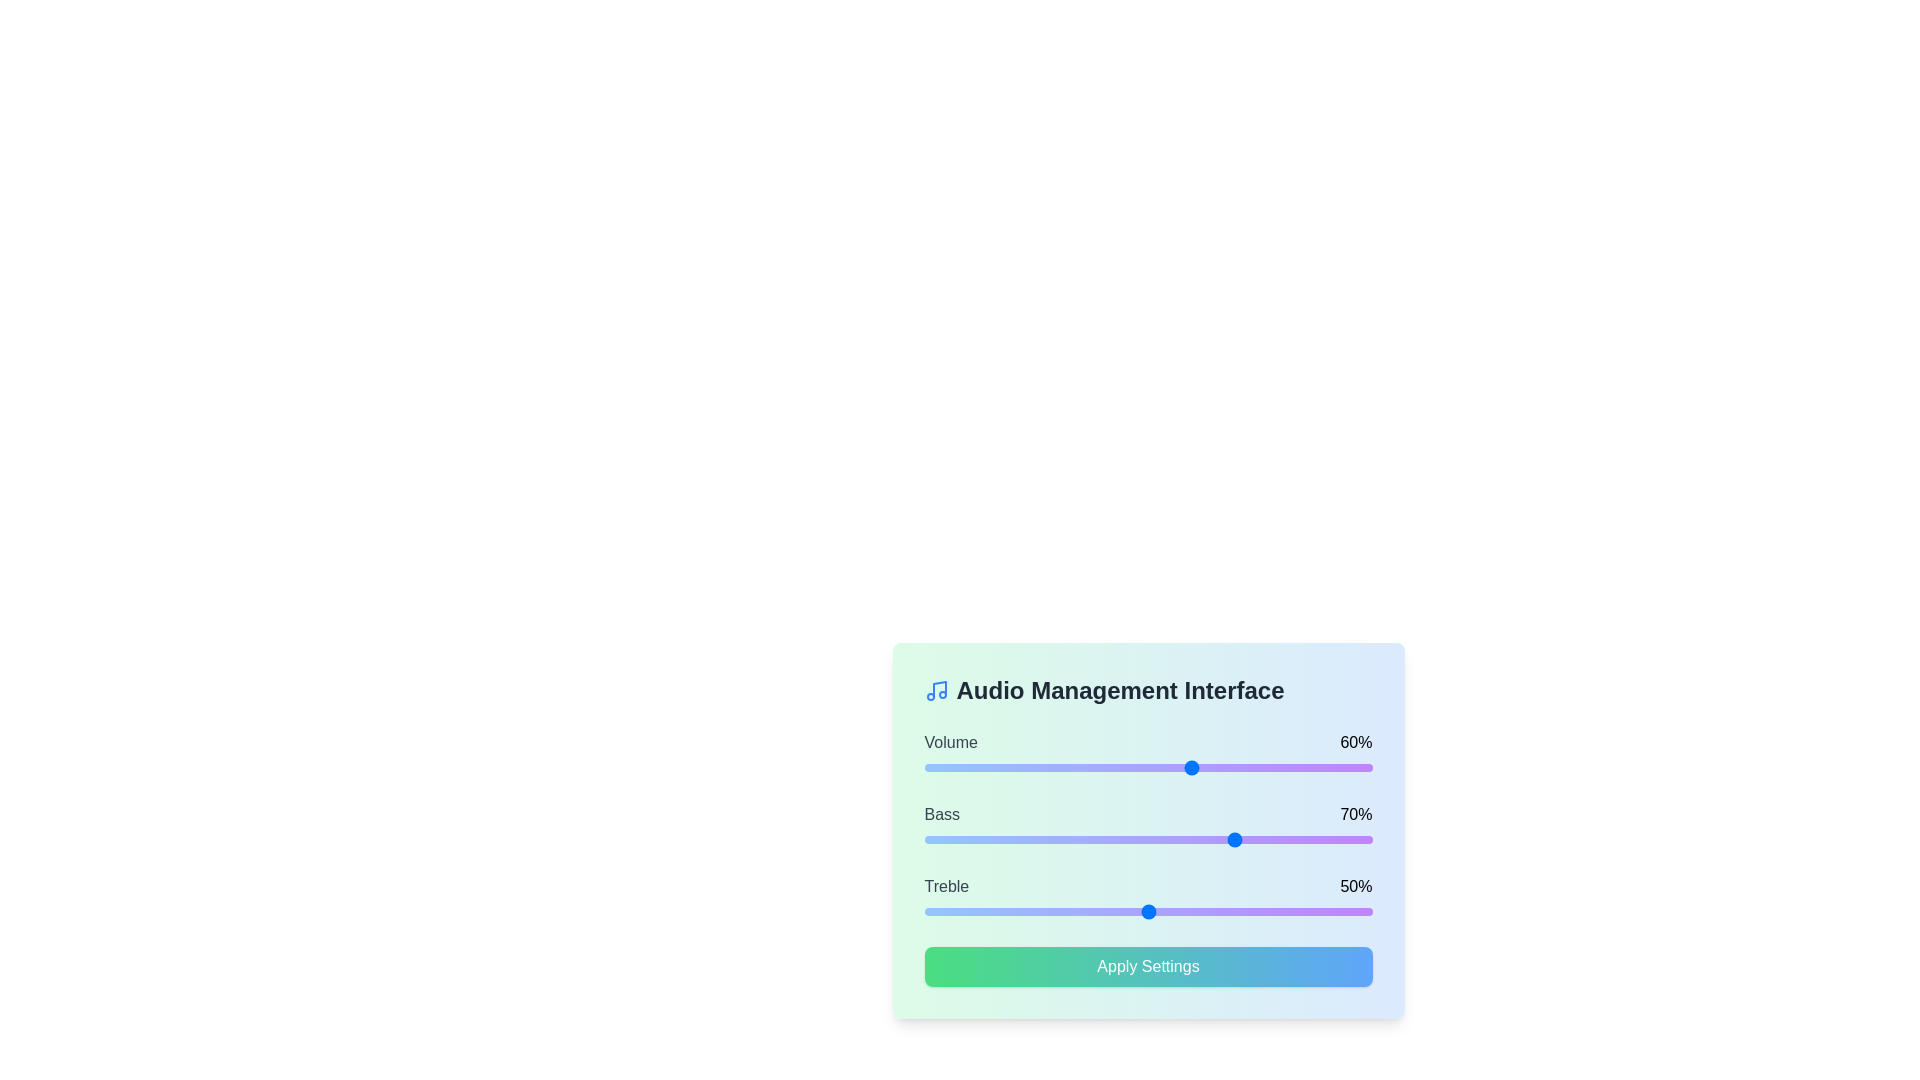  What do you see at coordinates (1111, 911) in the screenshot?
I see `the treble level` at bounding box center [1111, 911].